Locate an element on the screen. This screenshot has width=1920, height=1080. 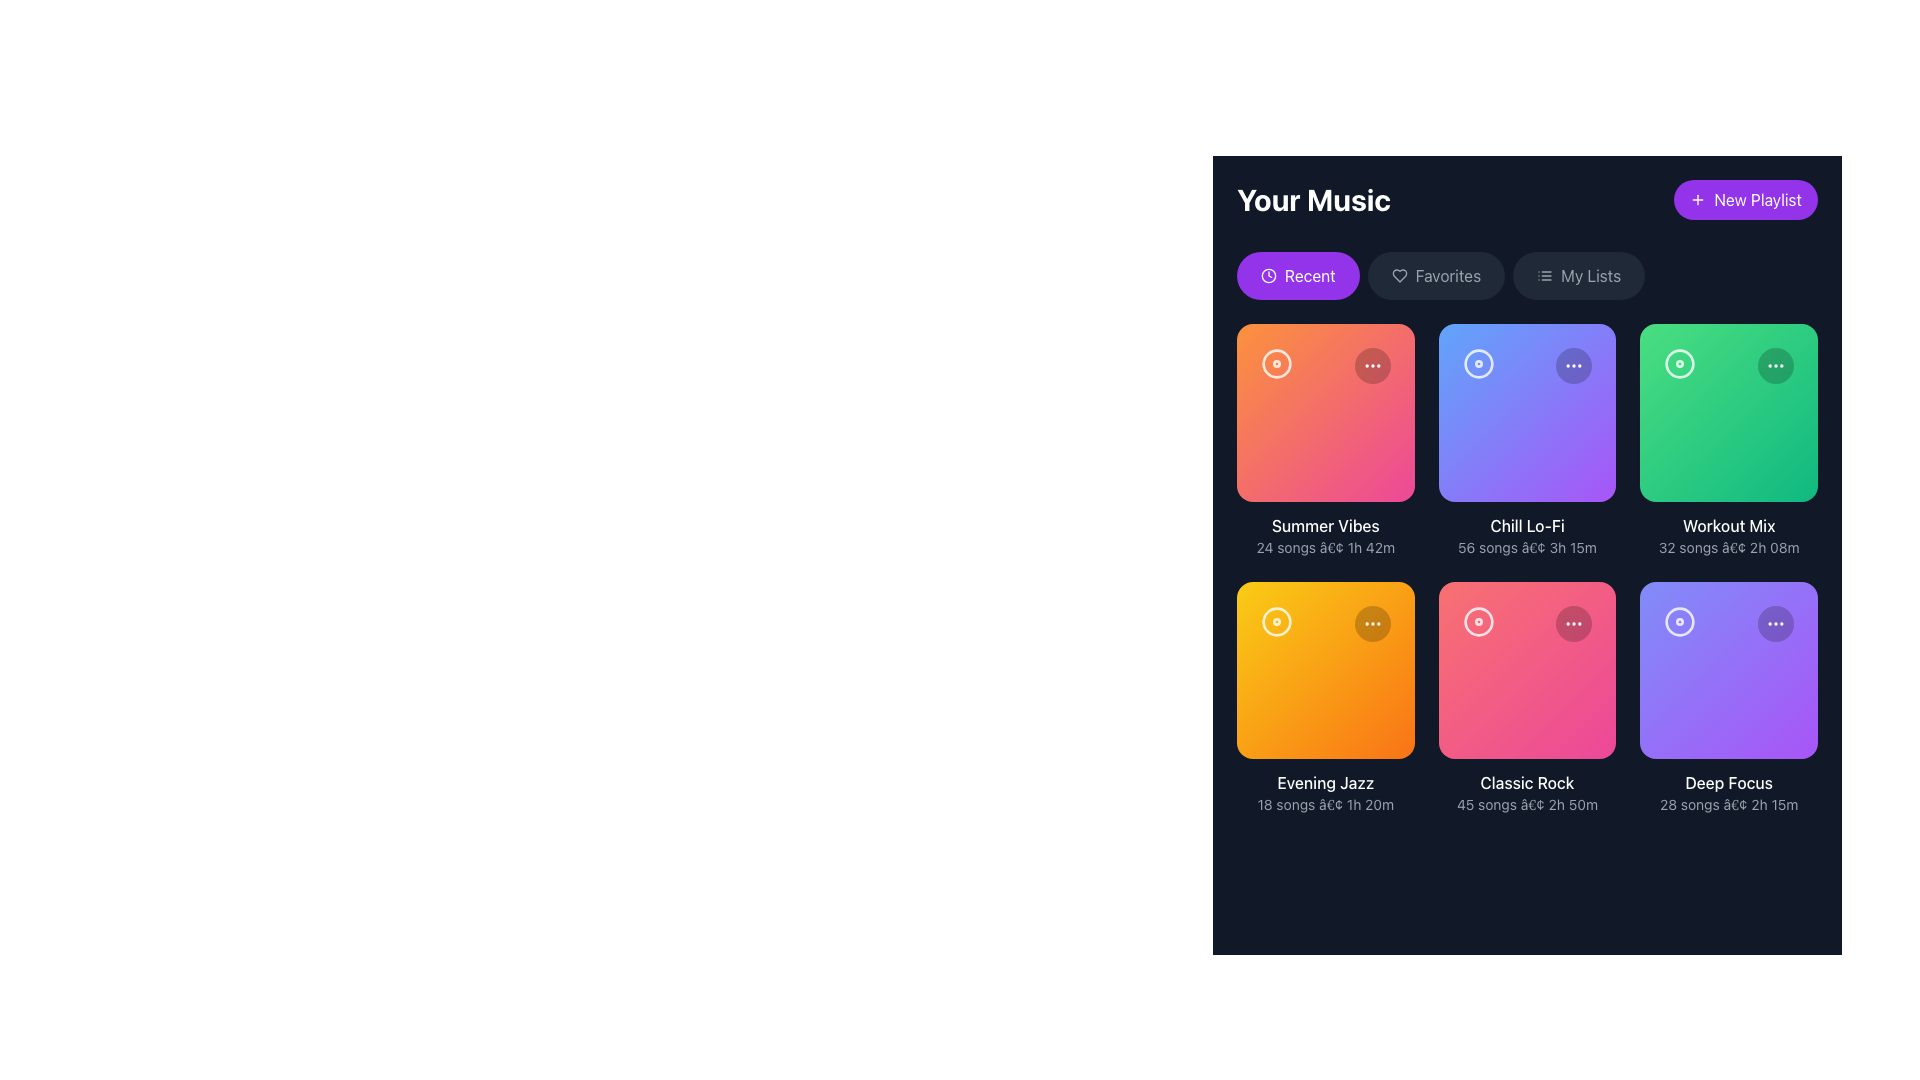
the square card with rounded corners and a gradient background transitioning from blue to purple, which is positioned in the middle of the top row of a grid layout is located at coordinates (1526, 411).